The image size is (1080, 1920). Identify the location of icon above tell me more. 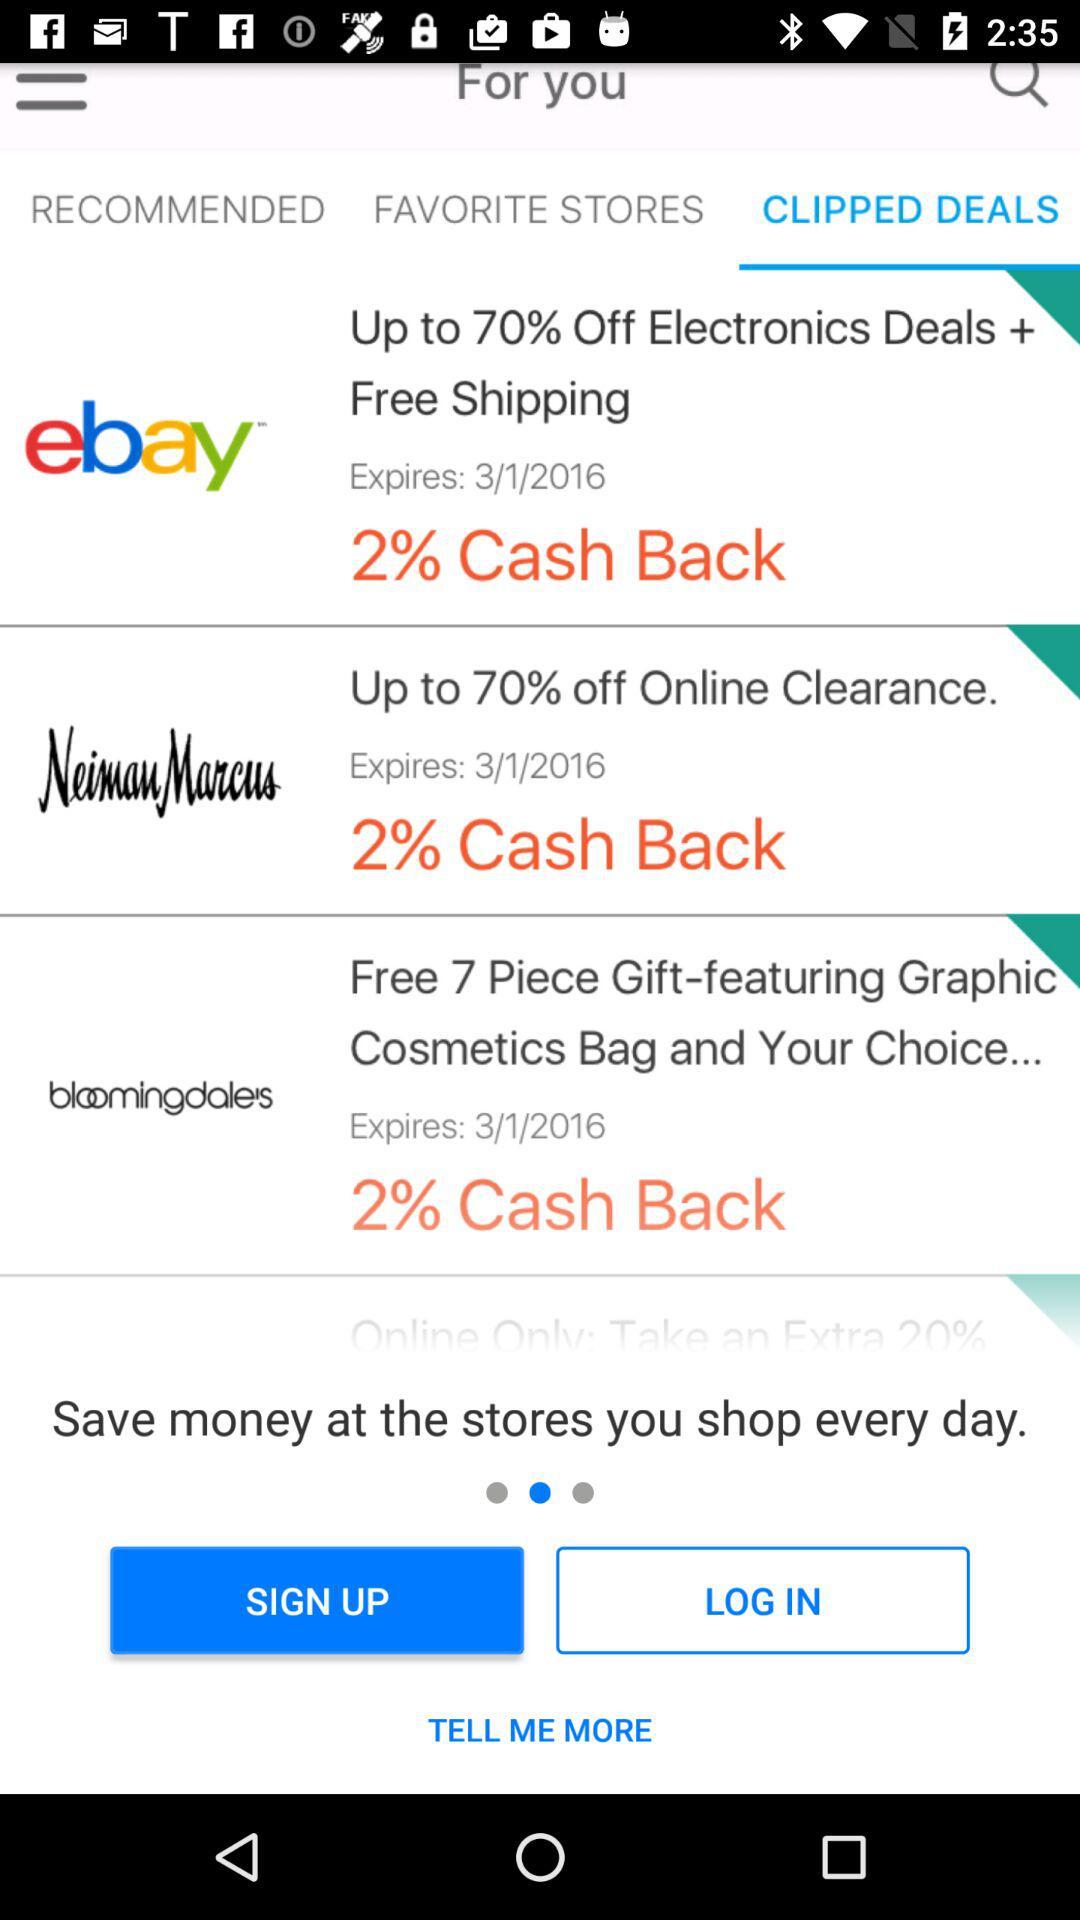
(762, 1600).